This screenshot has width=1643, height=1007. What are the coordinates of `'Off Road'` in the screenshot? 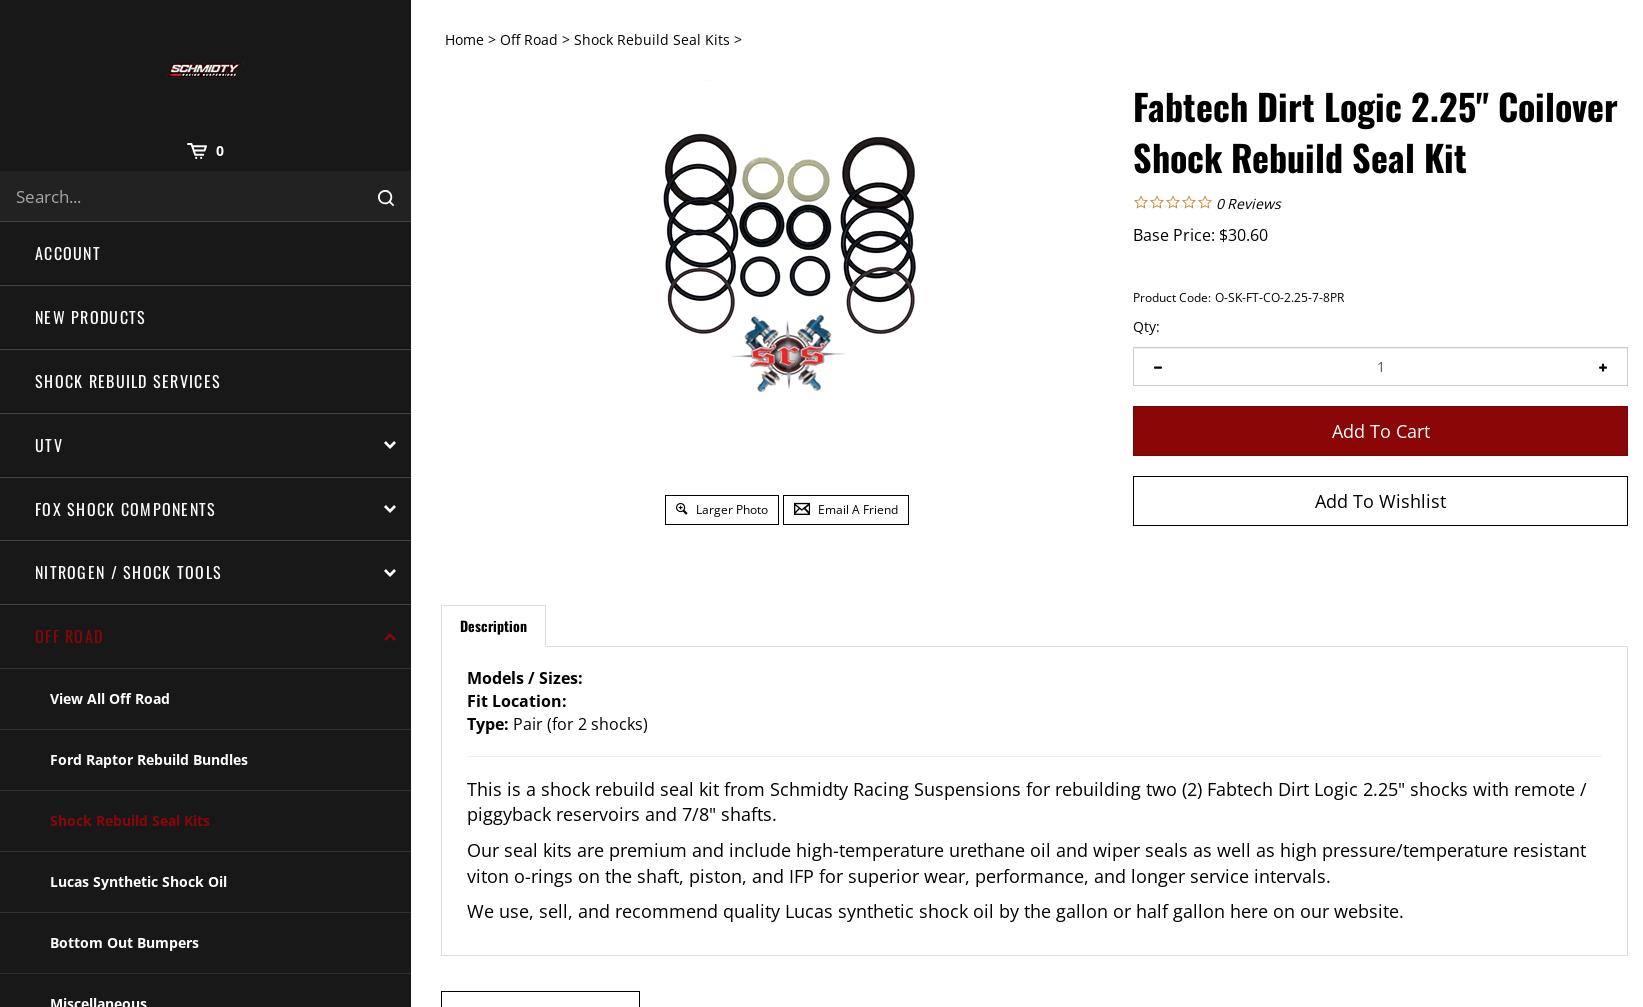 It's located at (527, 39).